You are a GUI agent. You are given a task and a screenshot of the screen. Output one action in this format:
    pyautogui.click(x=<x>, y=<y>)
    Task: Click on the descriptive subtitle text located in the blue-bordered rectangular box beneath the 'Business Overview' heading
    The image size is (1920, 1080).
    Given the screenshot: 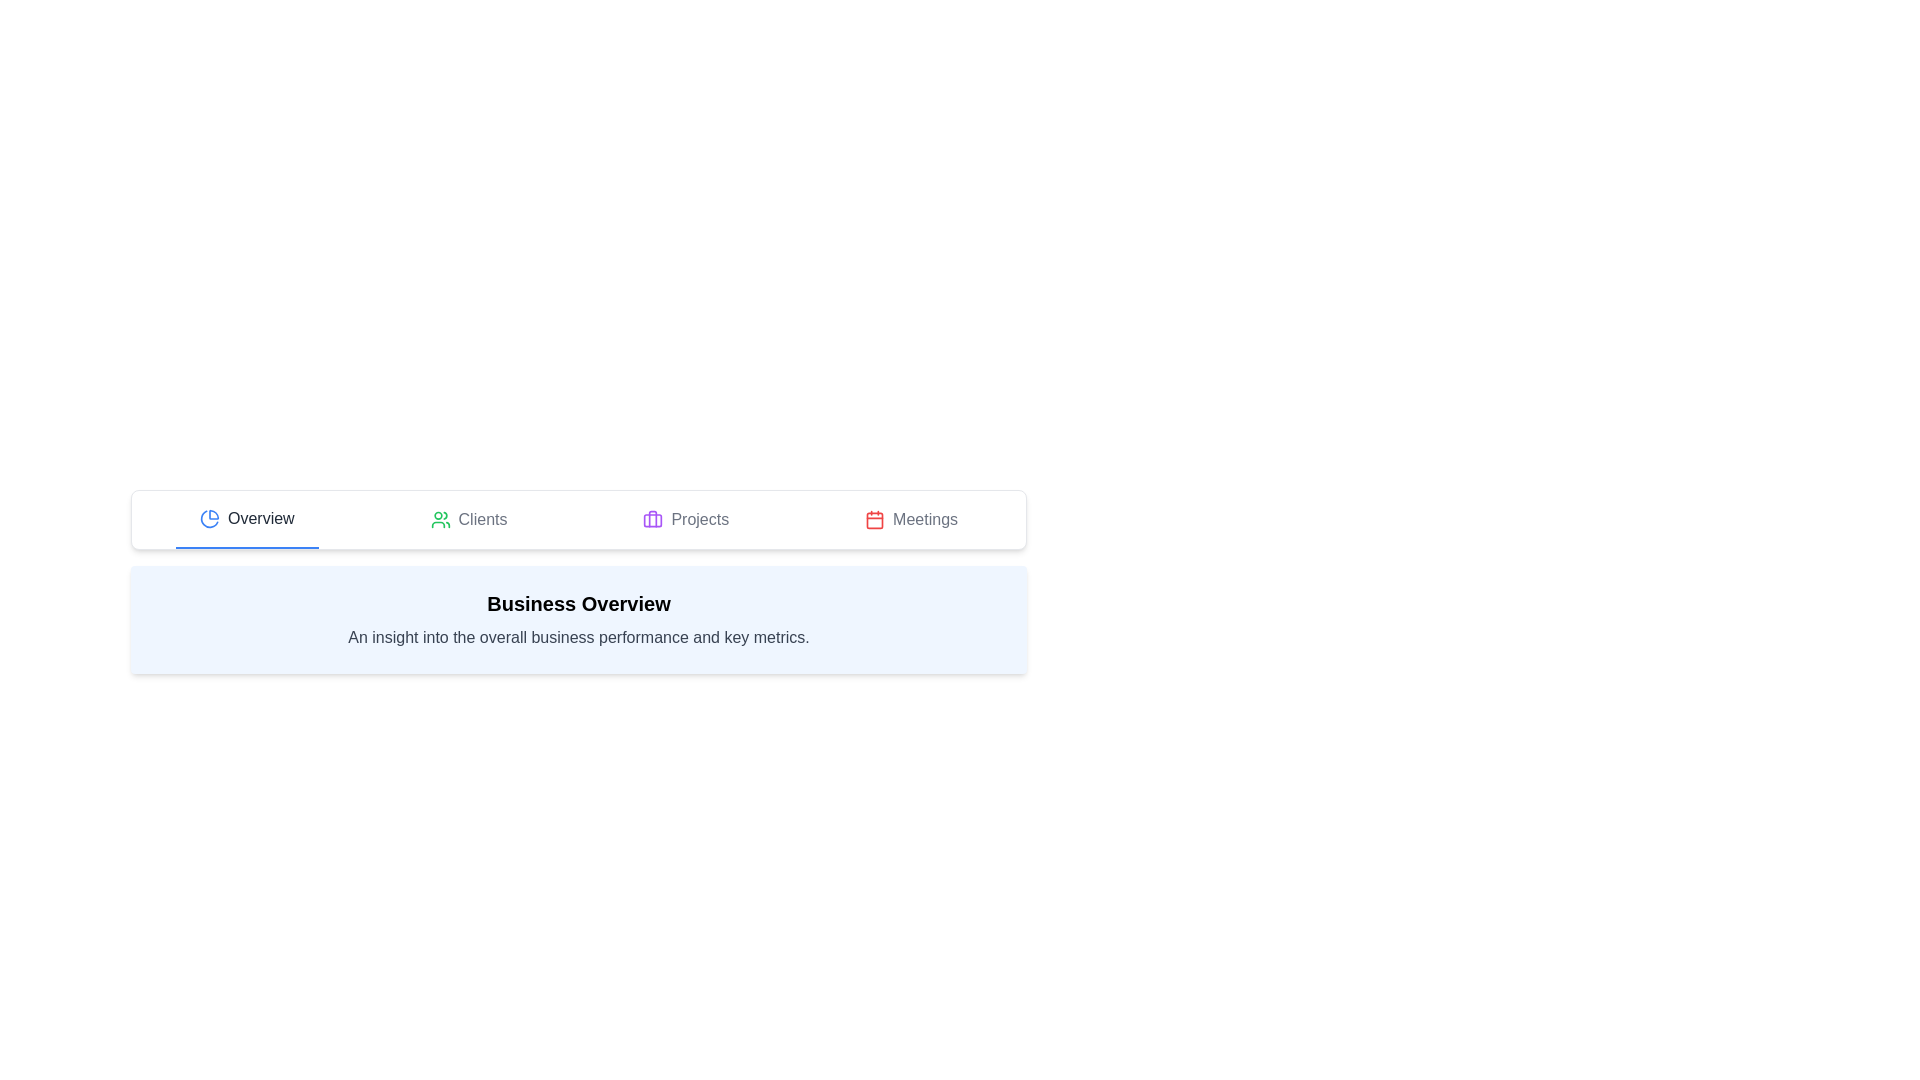 What is the action you would take?
    pyautogui.click(x=578, y=637)
    